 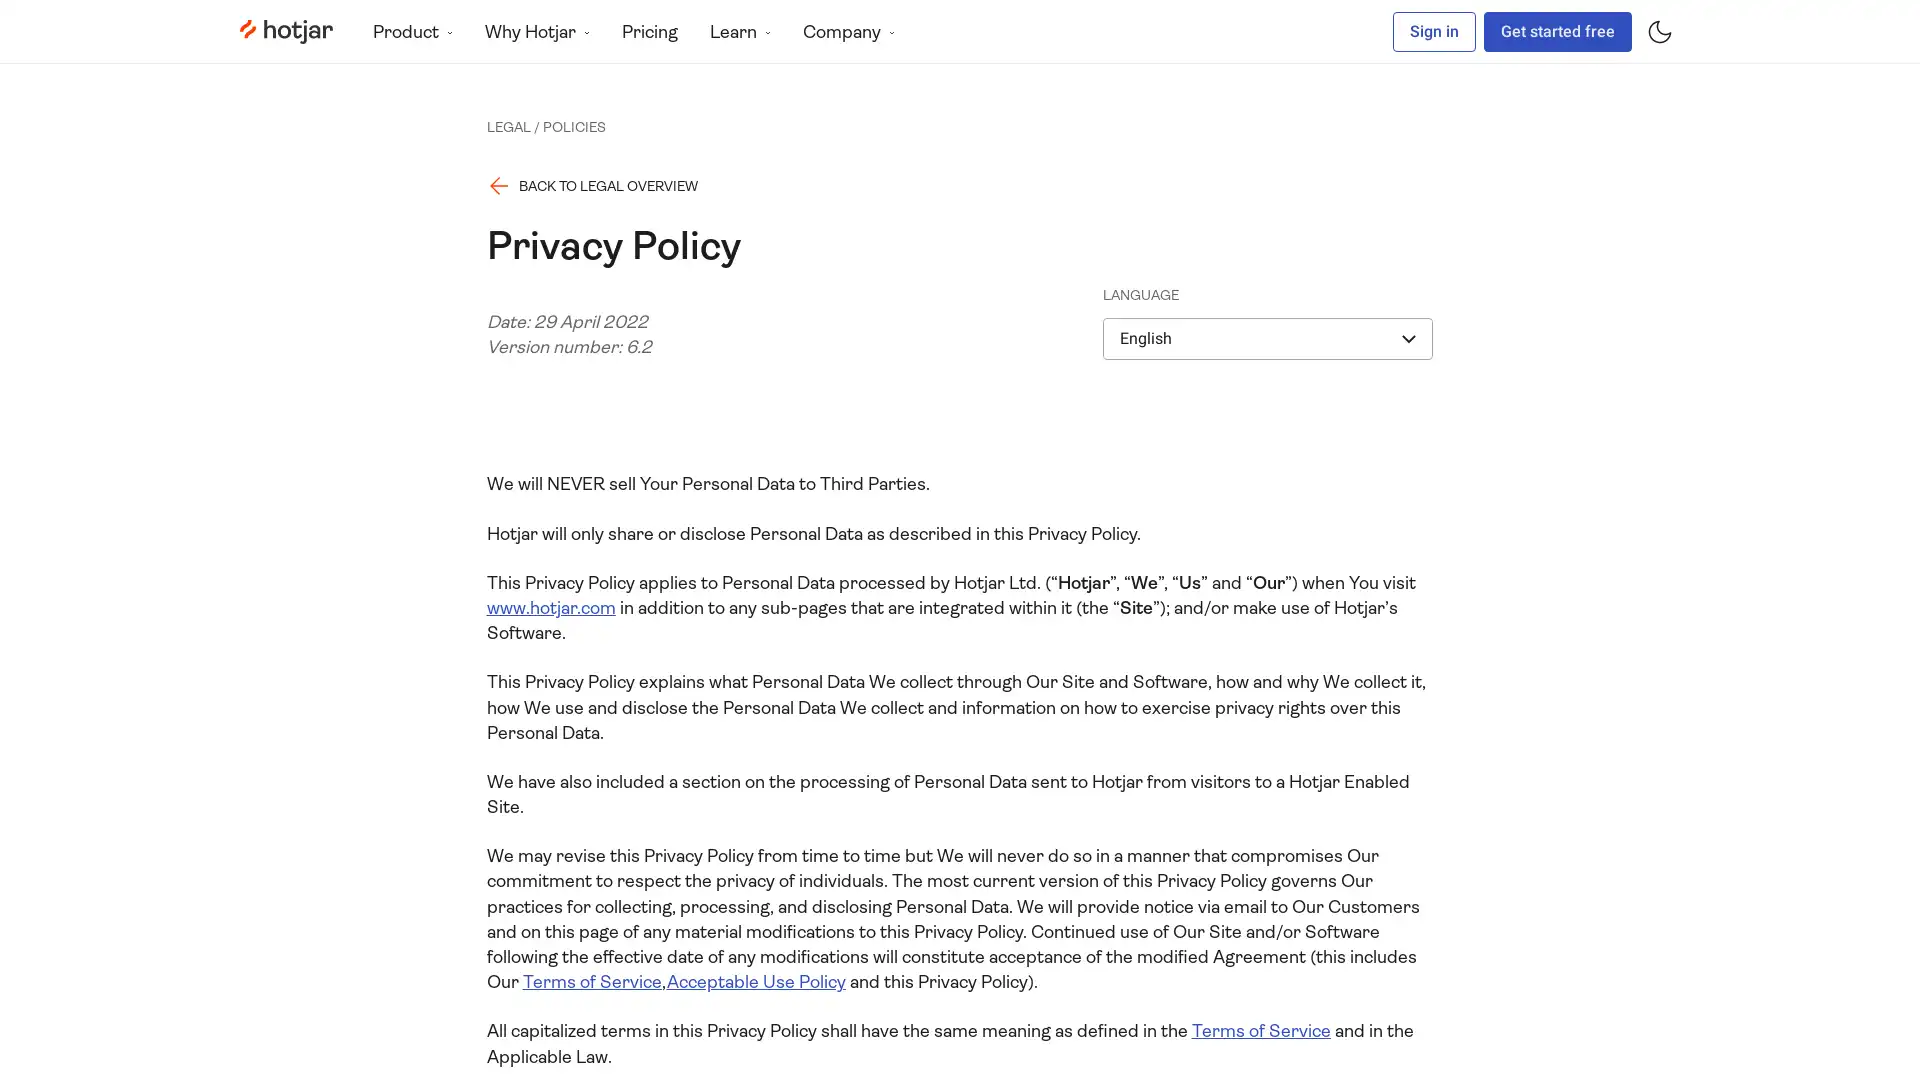 What do you see at coordinates (537, 31) in the screenshot?
I see `Why Hotjar` at bounding box center [537, 31].